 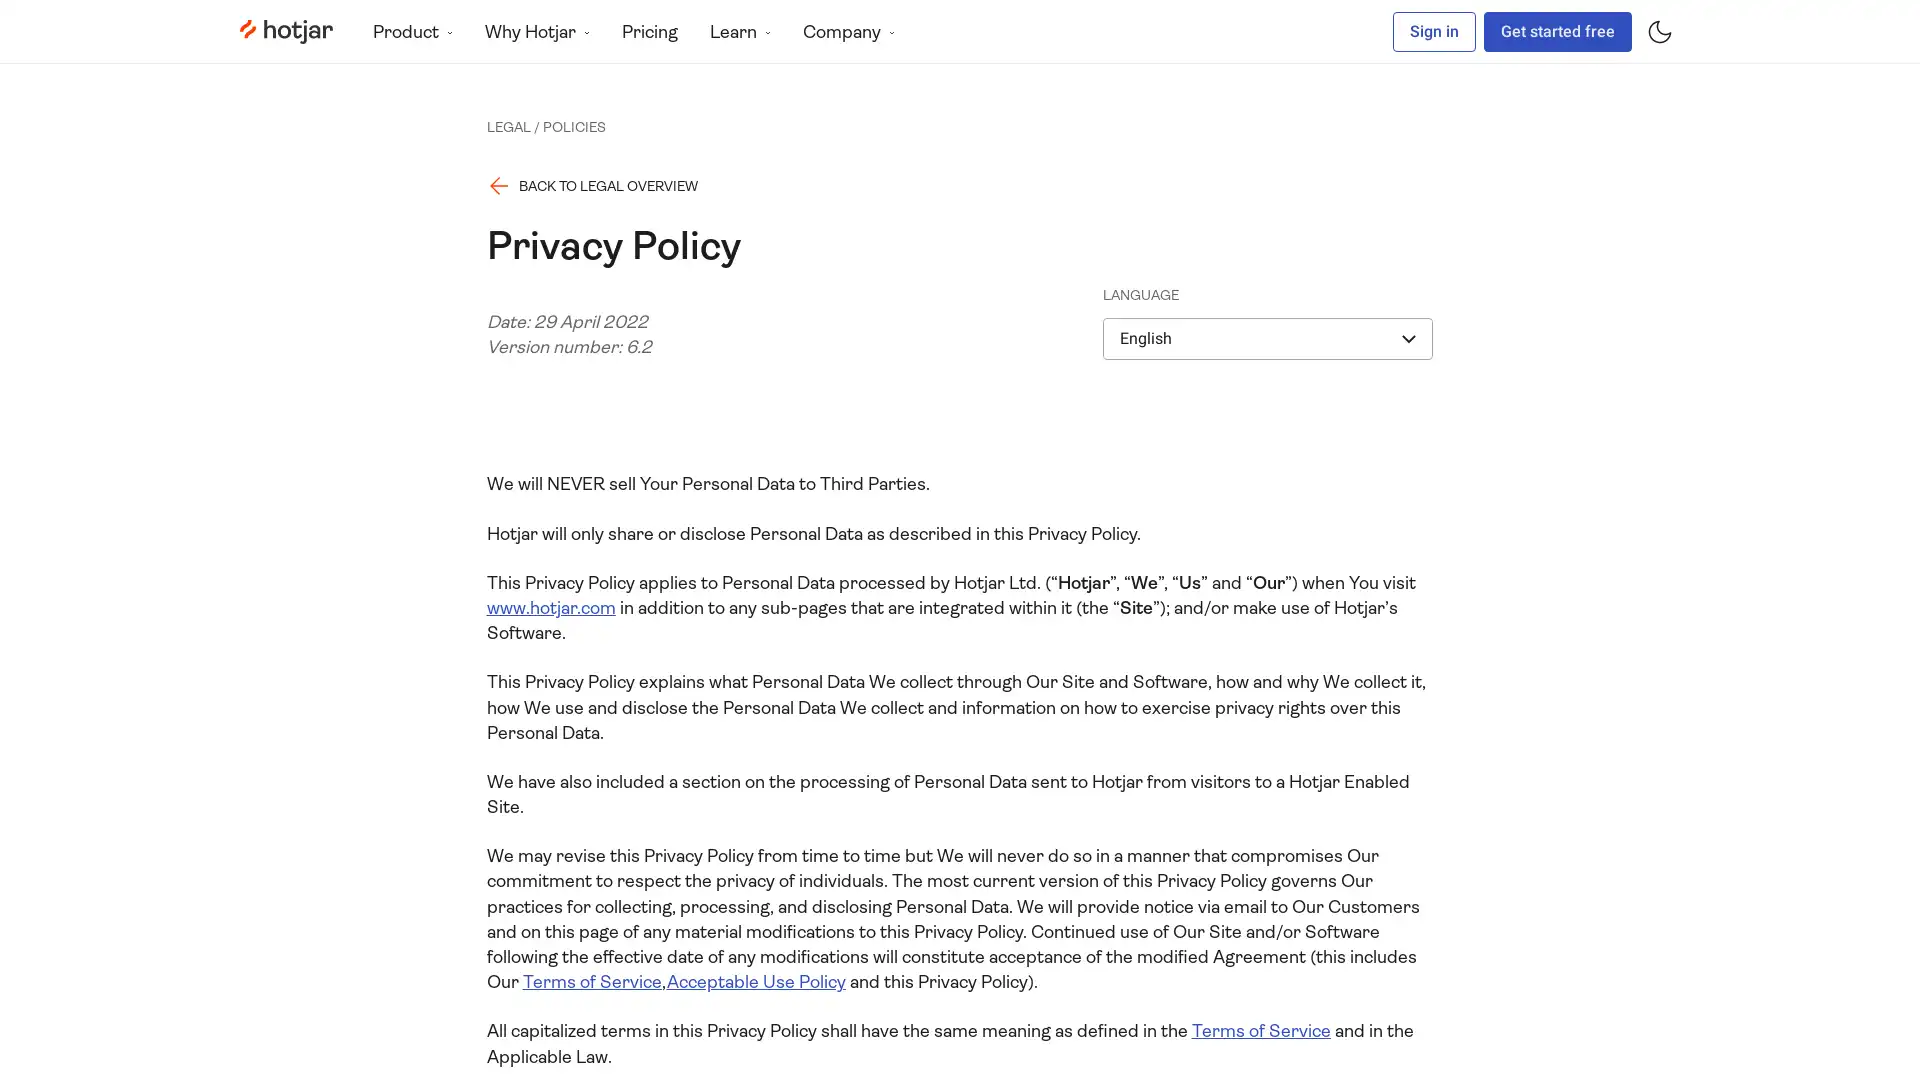 What do you see at coordinates (537, 31) in the screenshot?
I see `Why Hotjar` at bounding box center [537, 31].